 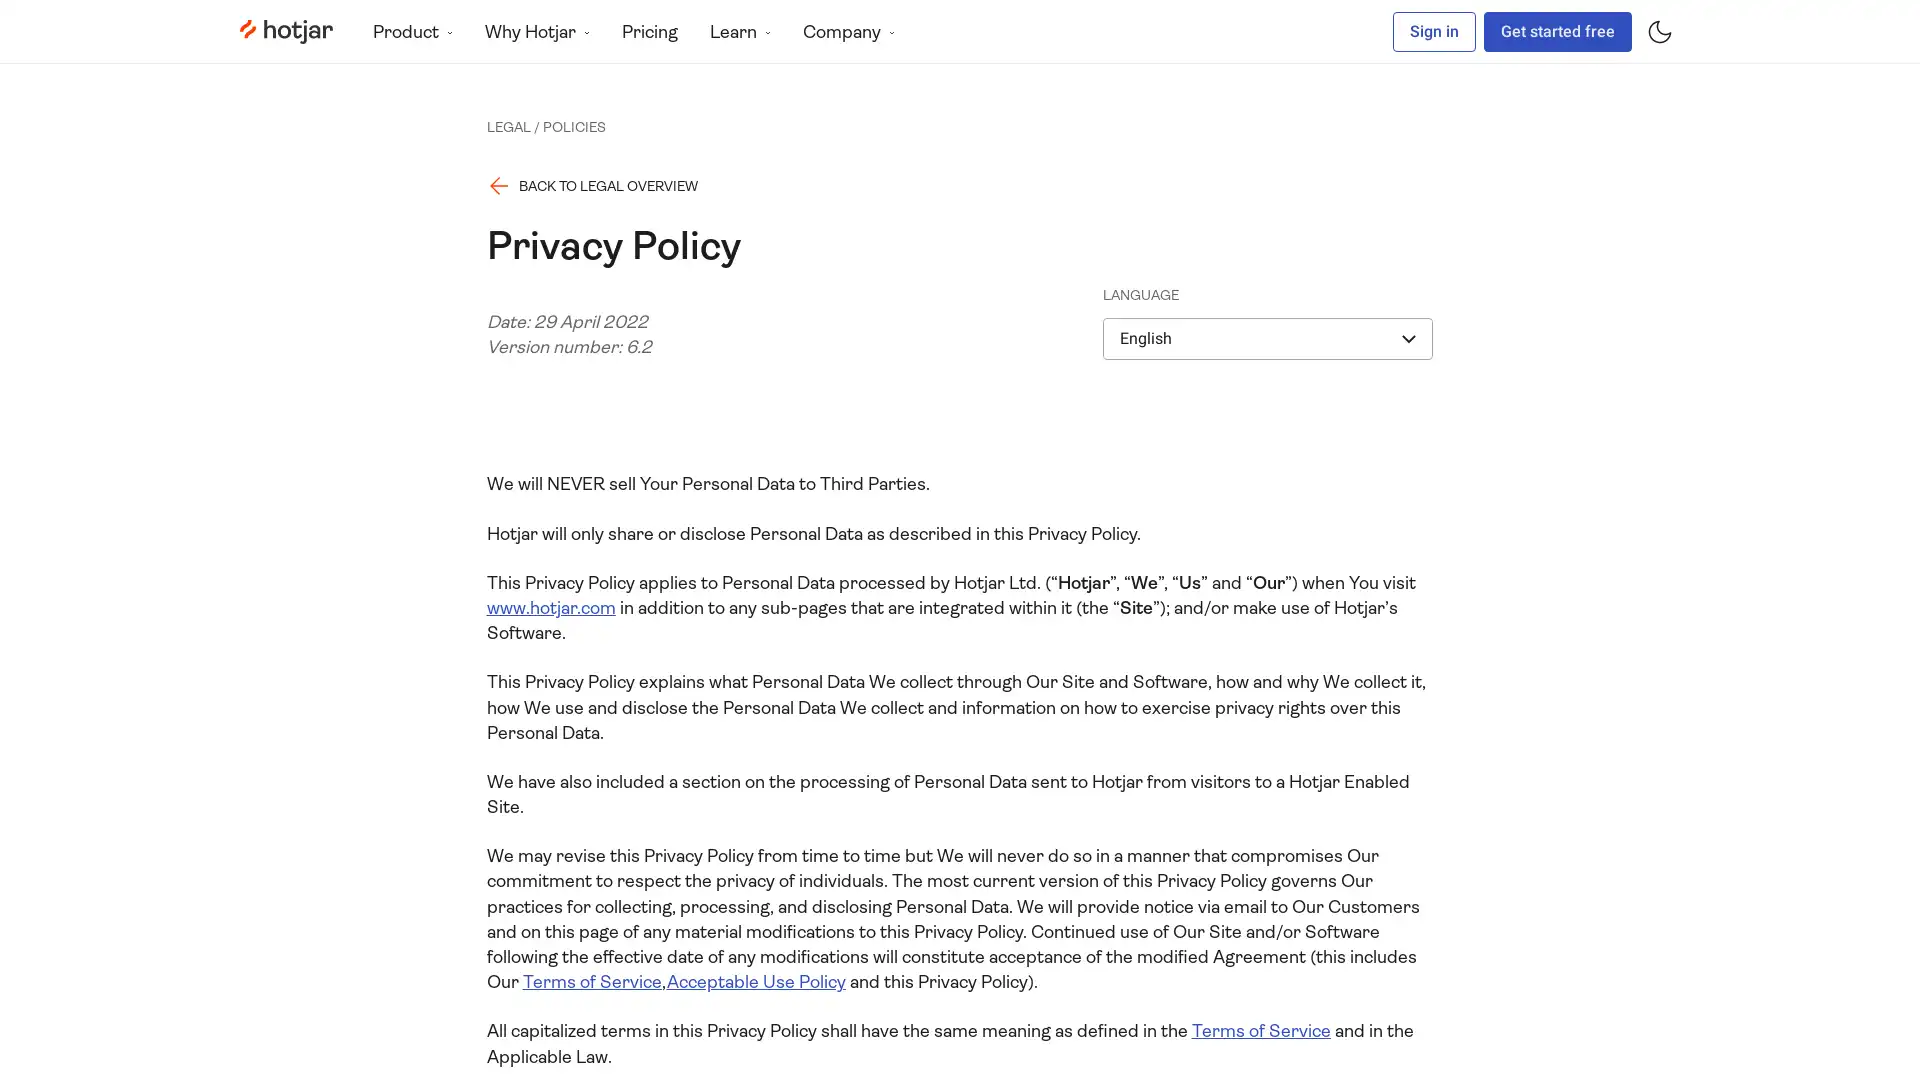 What do you see at coordinates (537, 31) in the screenshot?
I see `Why Hotjar` at bounding box center [537, 31].